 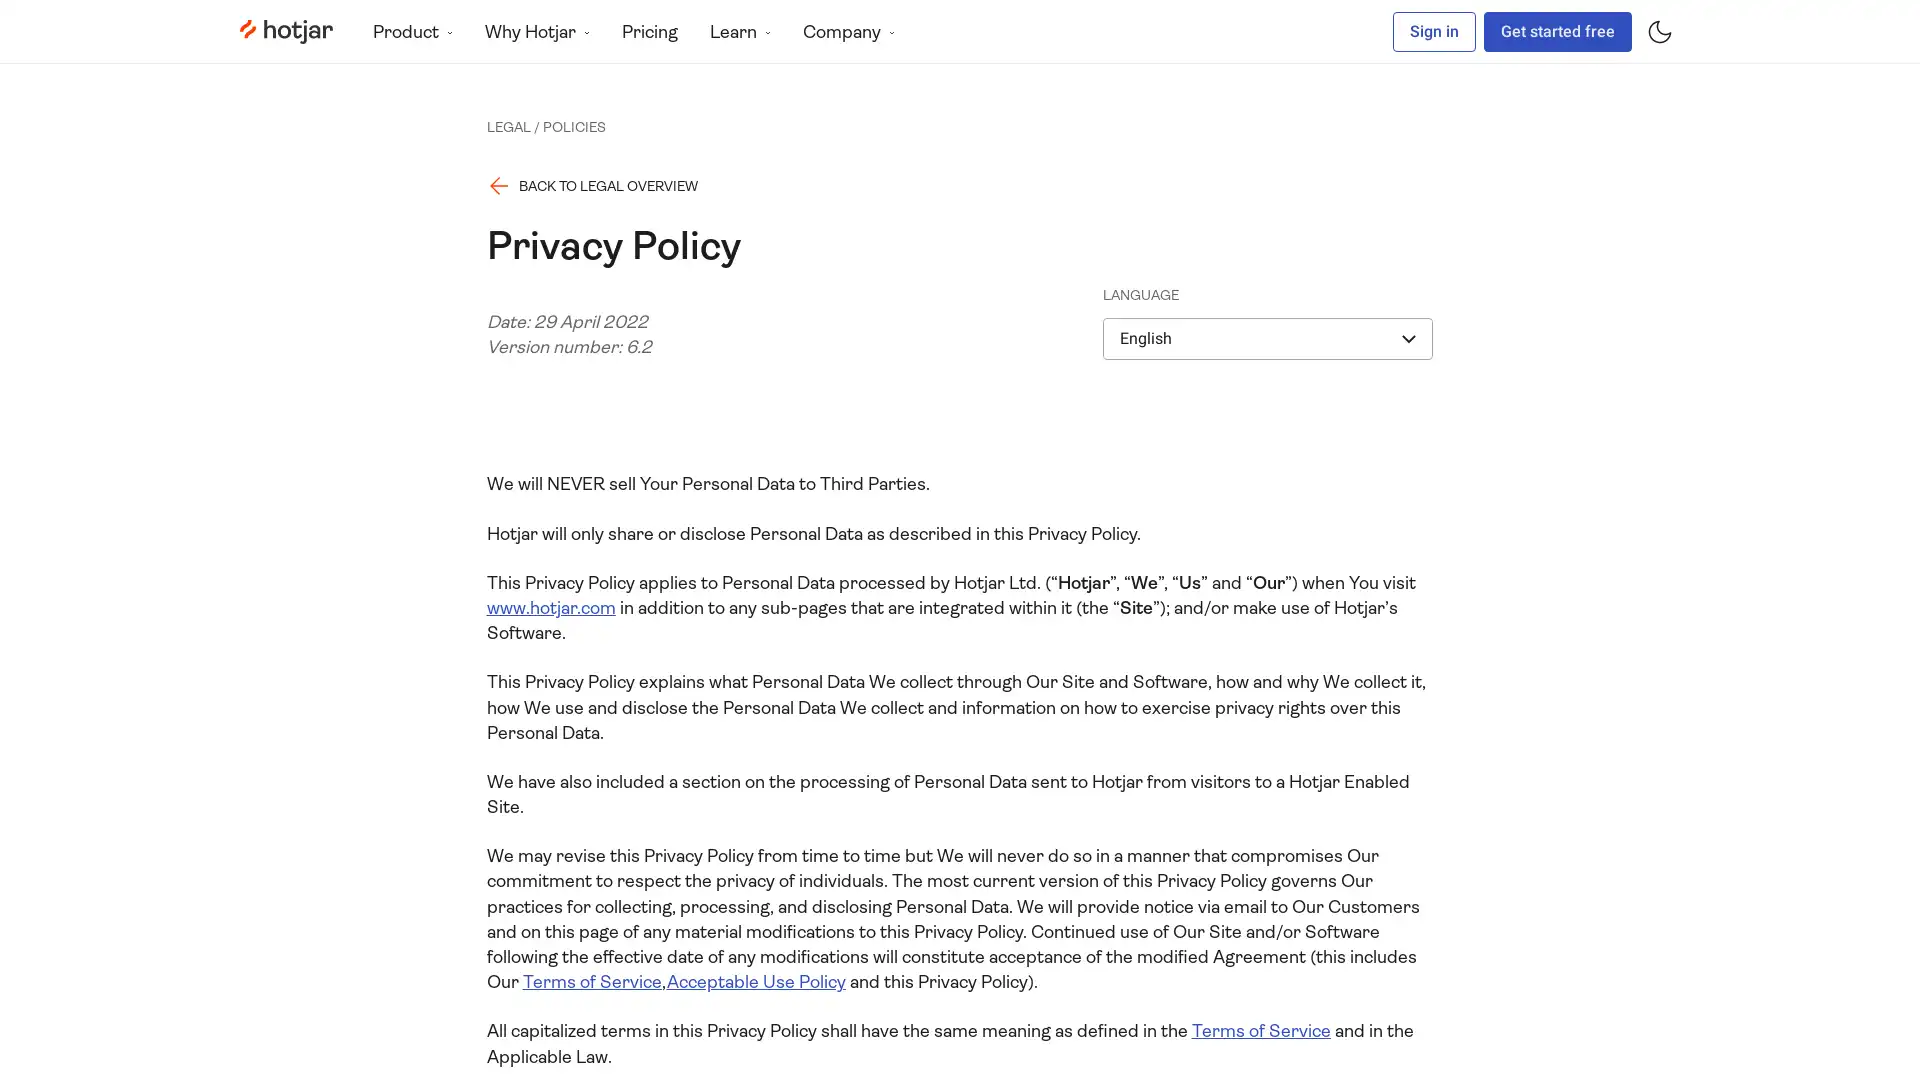 What do you see at coordinates (537, 31) in the screenshot?
I see `Why Hotjar` at bounding box center [537, 31].